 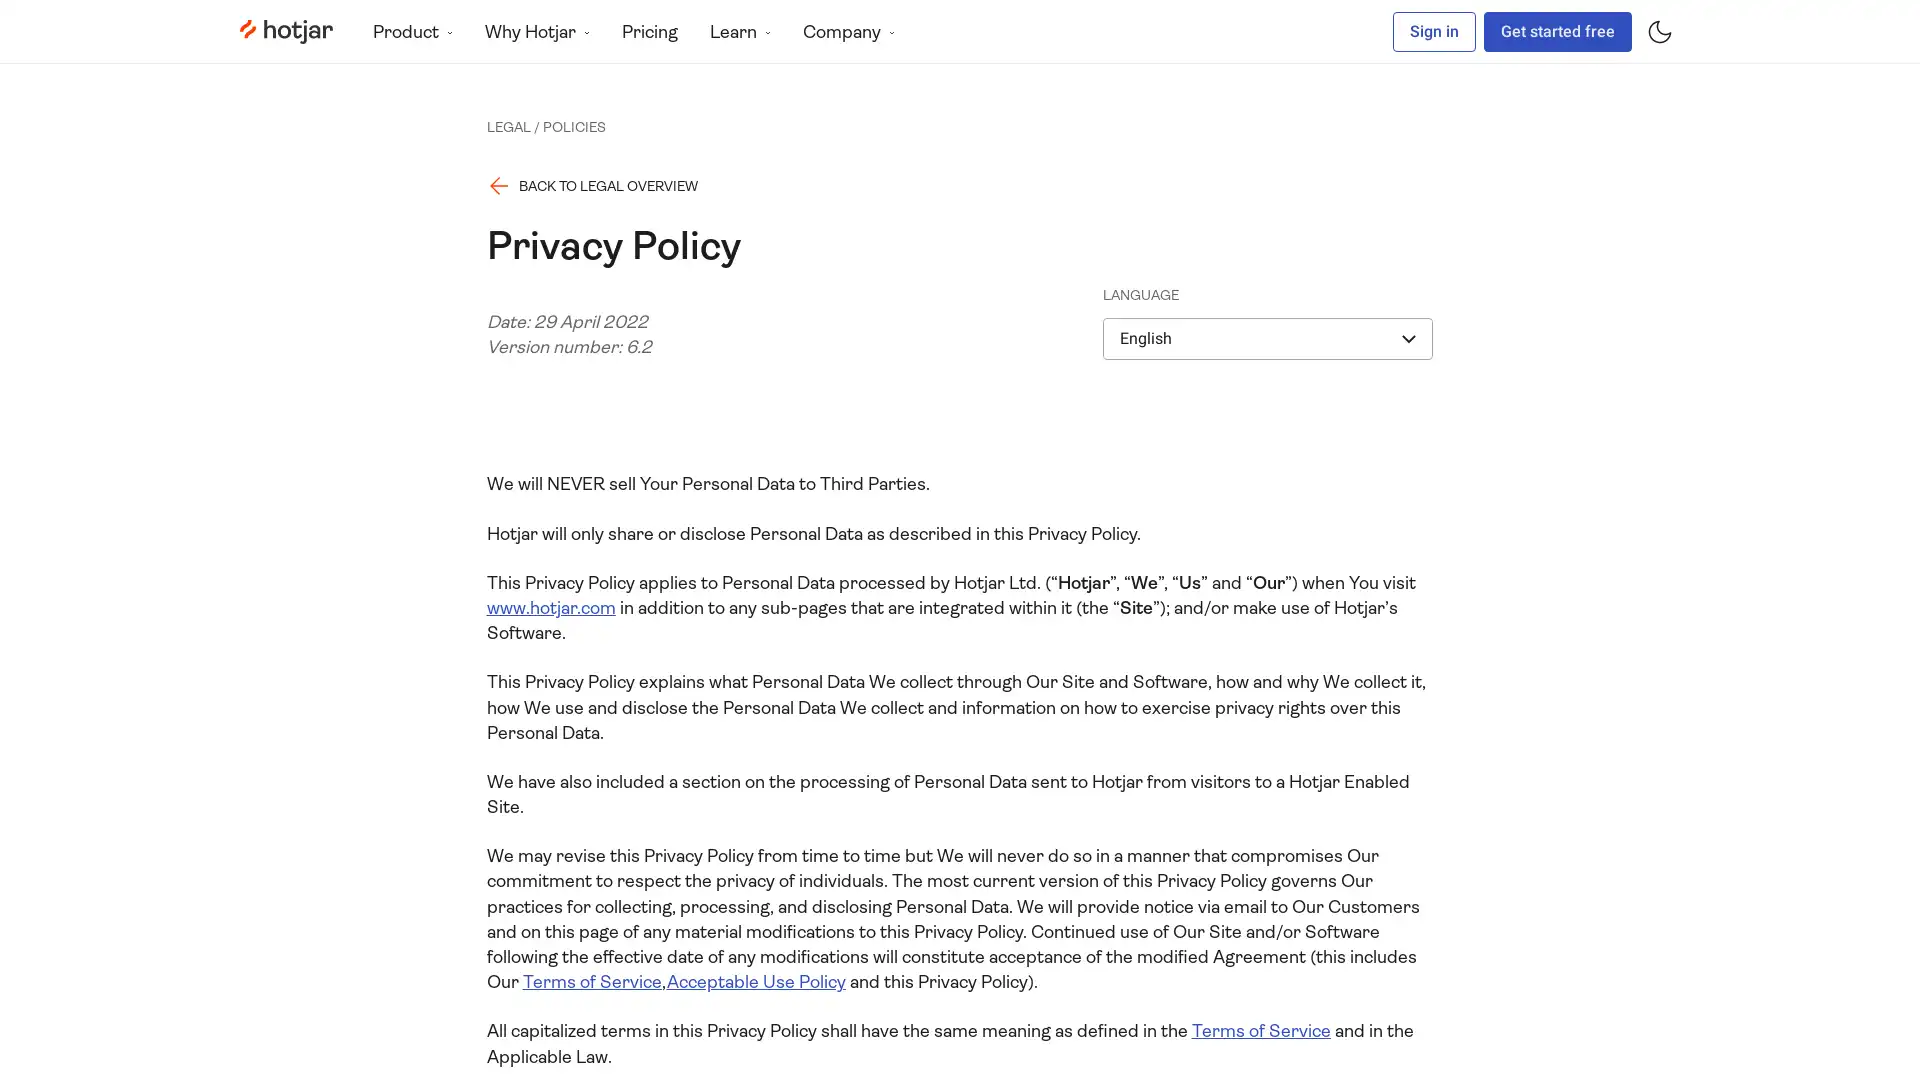 What do you see at coordinates (537, 31) in the screenshot?
I see `Why Hotjar` at bounding box center [537, 31].